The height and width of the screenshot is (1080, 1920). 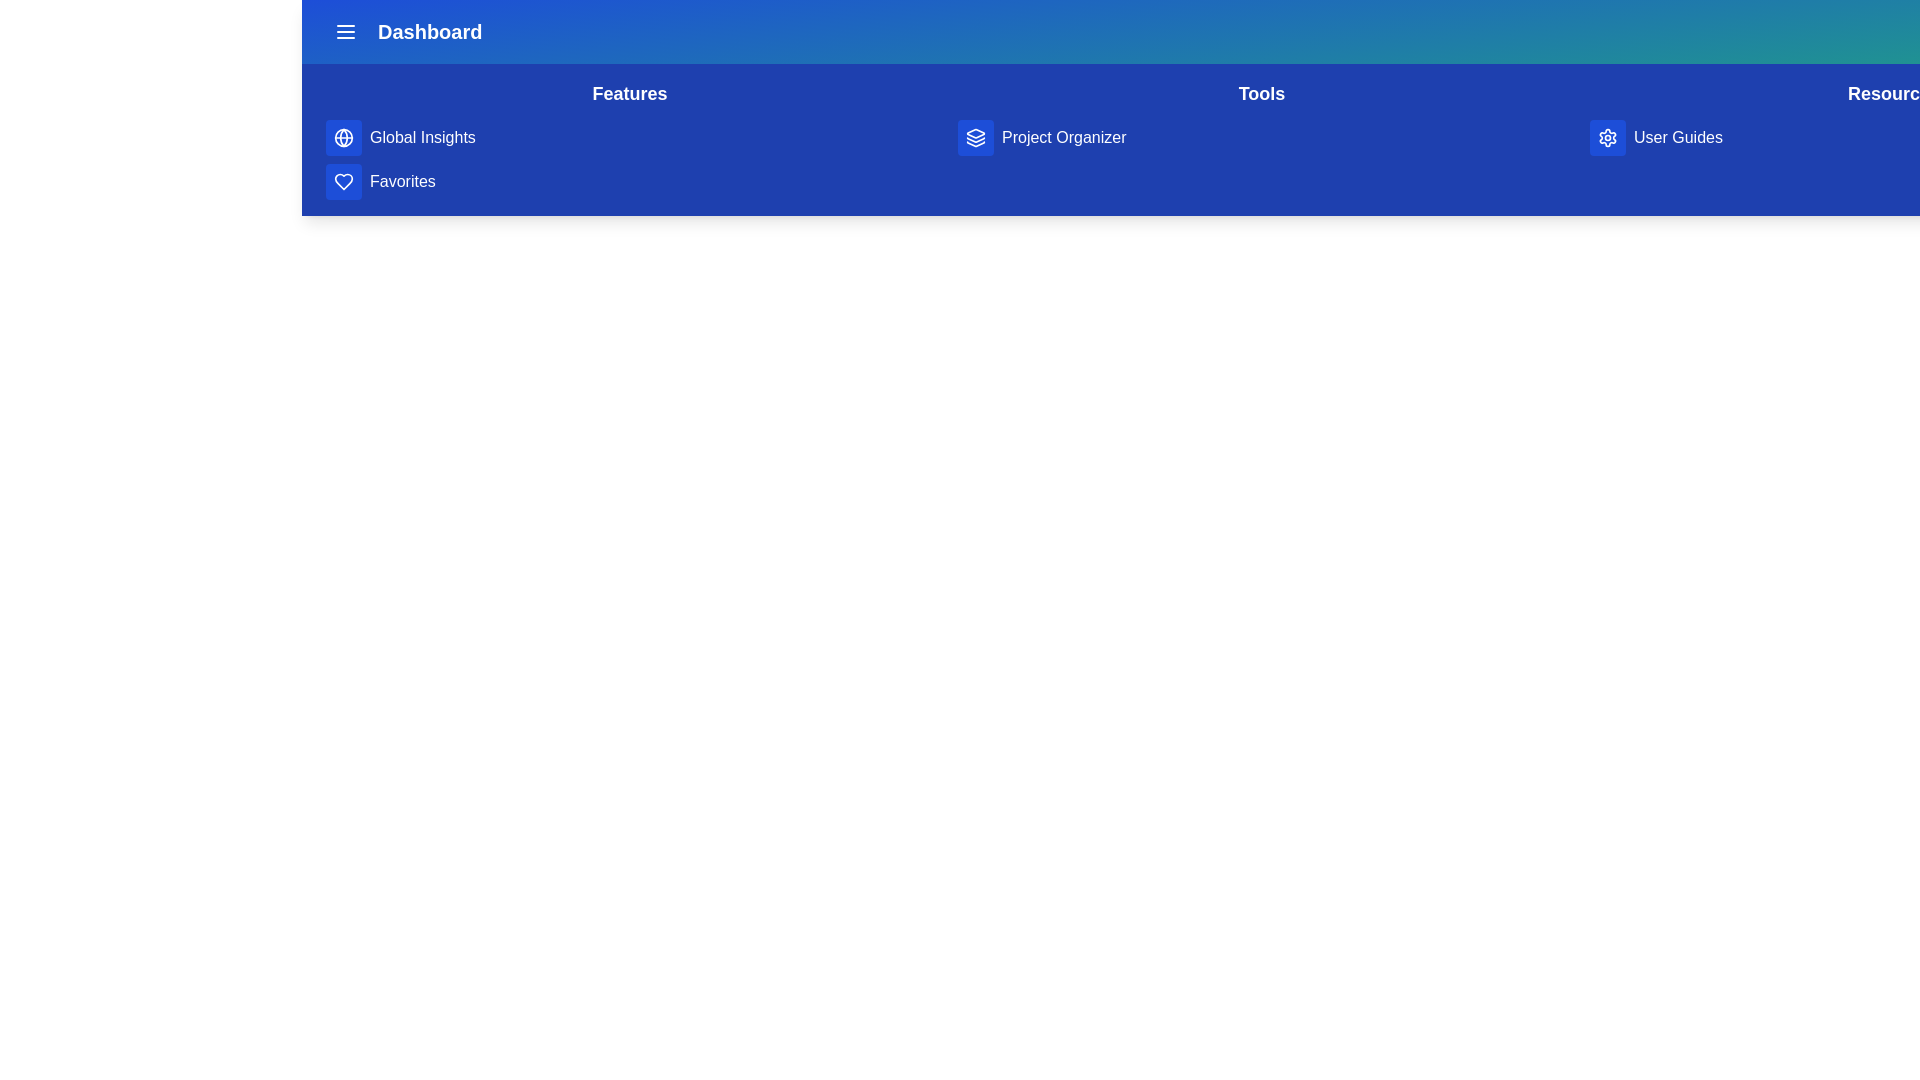 What do you see at coordinates (344, 137) in the screenshot?
I see `the navigational button located to the left of the 'Global Insights' text in the 'Features' section` at bounding box center [344, 137].